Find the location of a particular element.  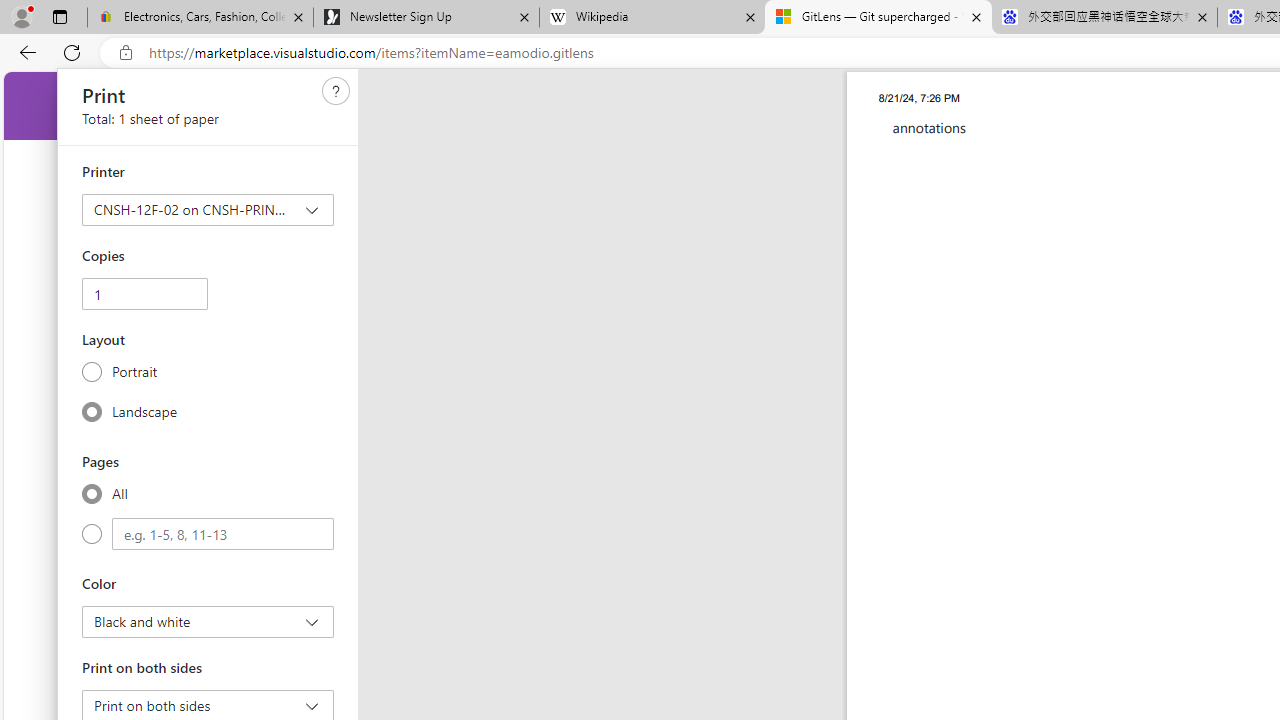

'Need help' is located at coordinates (336, 91).